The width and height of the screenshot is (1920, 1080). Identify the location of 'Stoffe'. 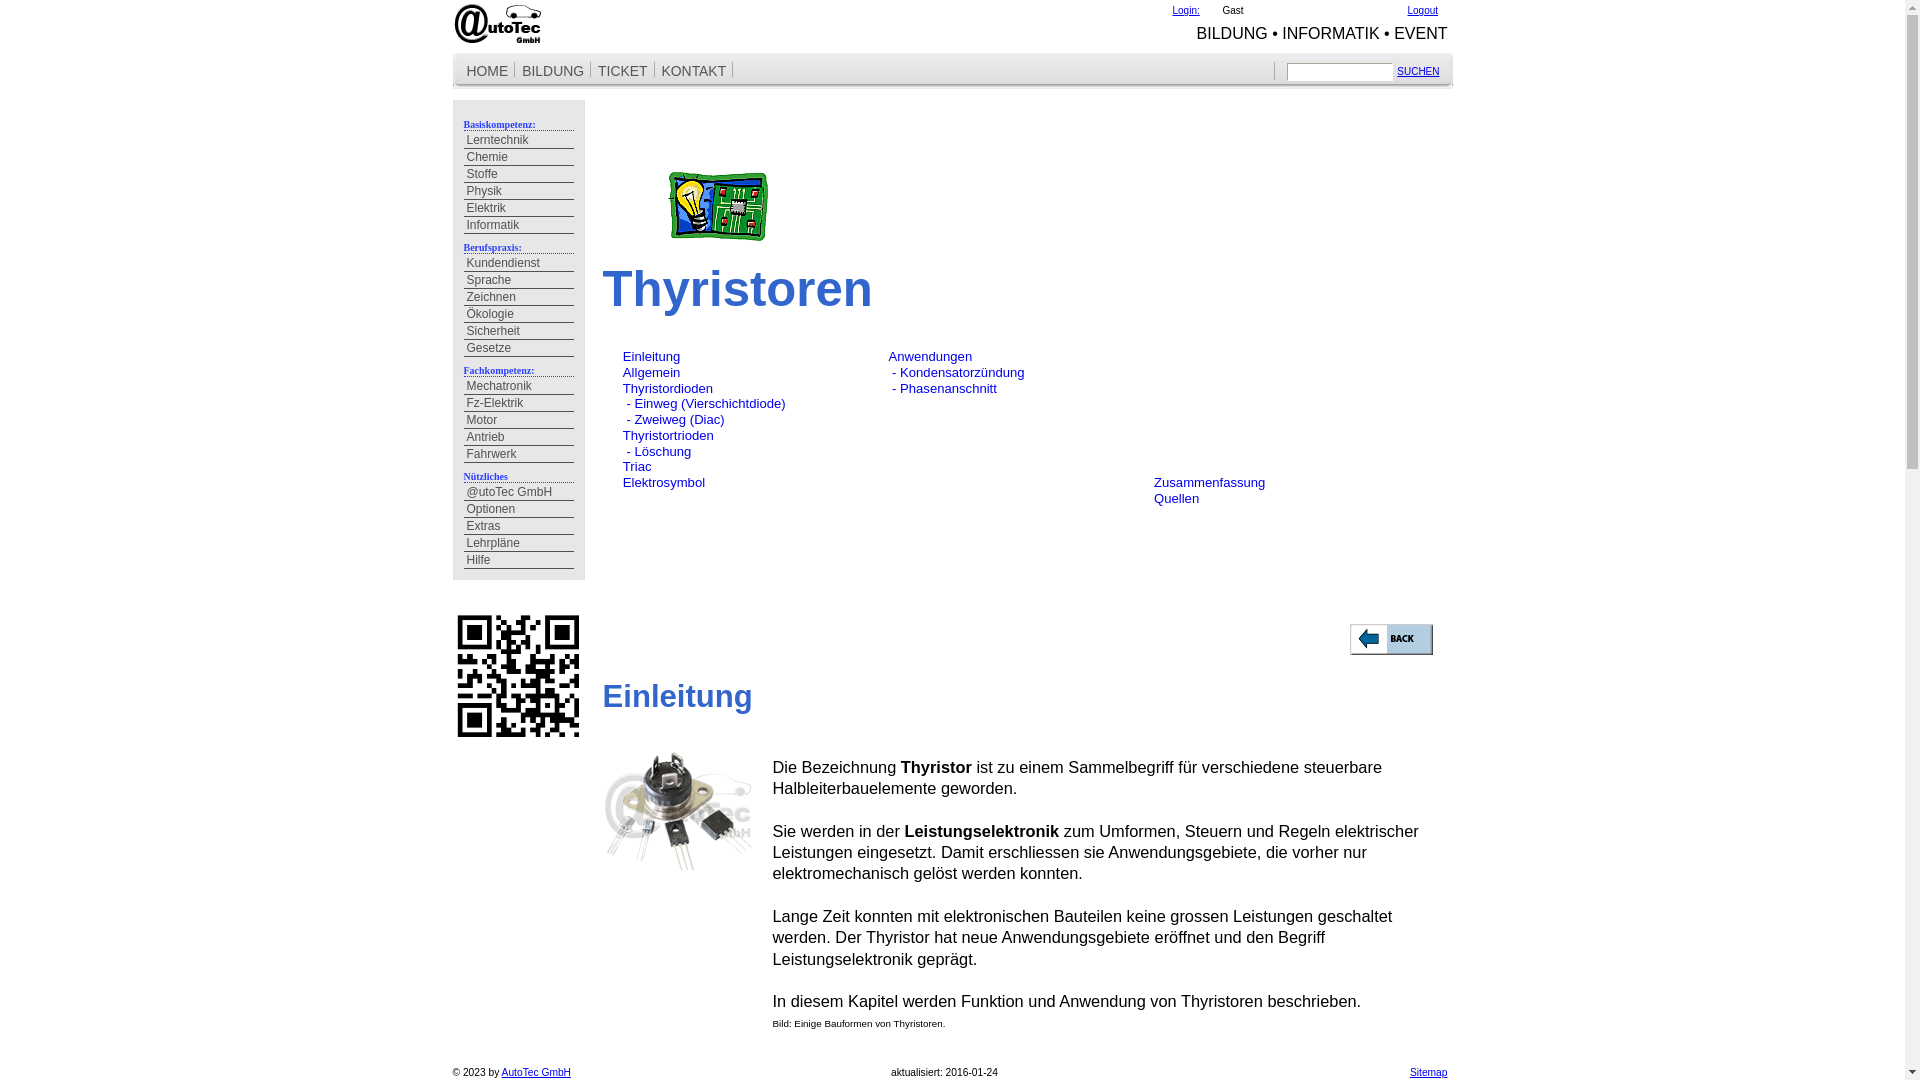
(518, 173).